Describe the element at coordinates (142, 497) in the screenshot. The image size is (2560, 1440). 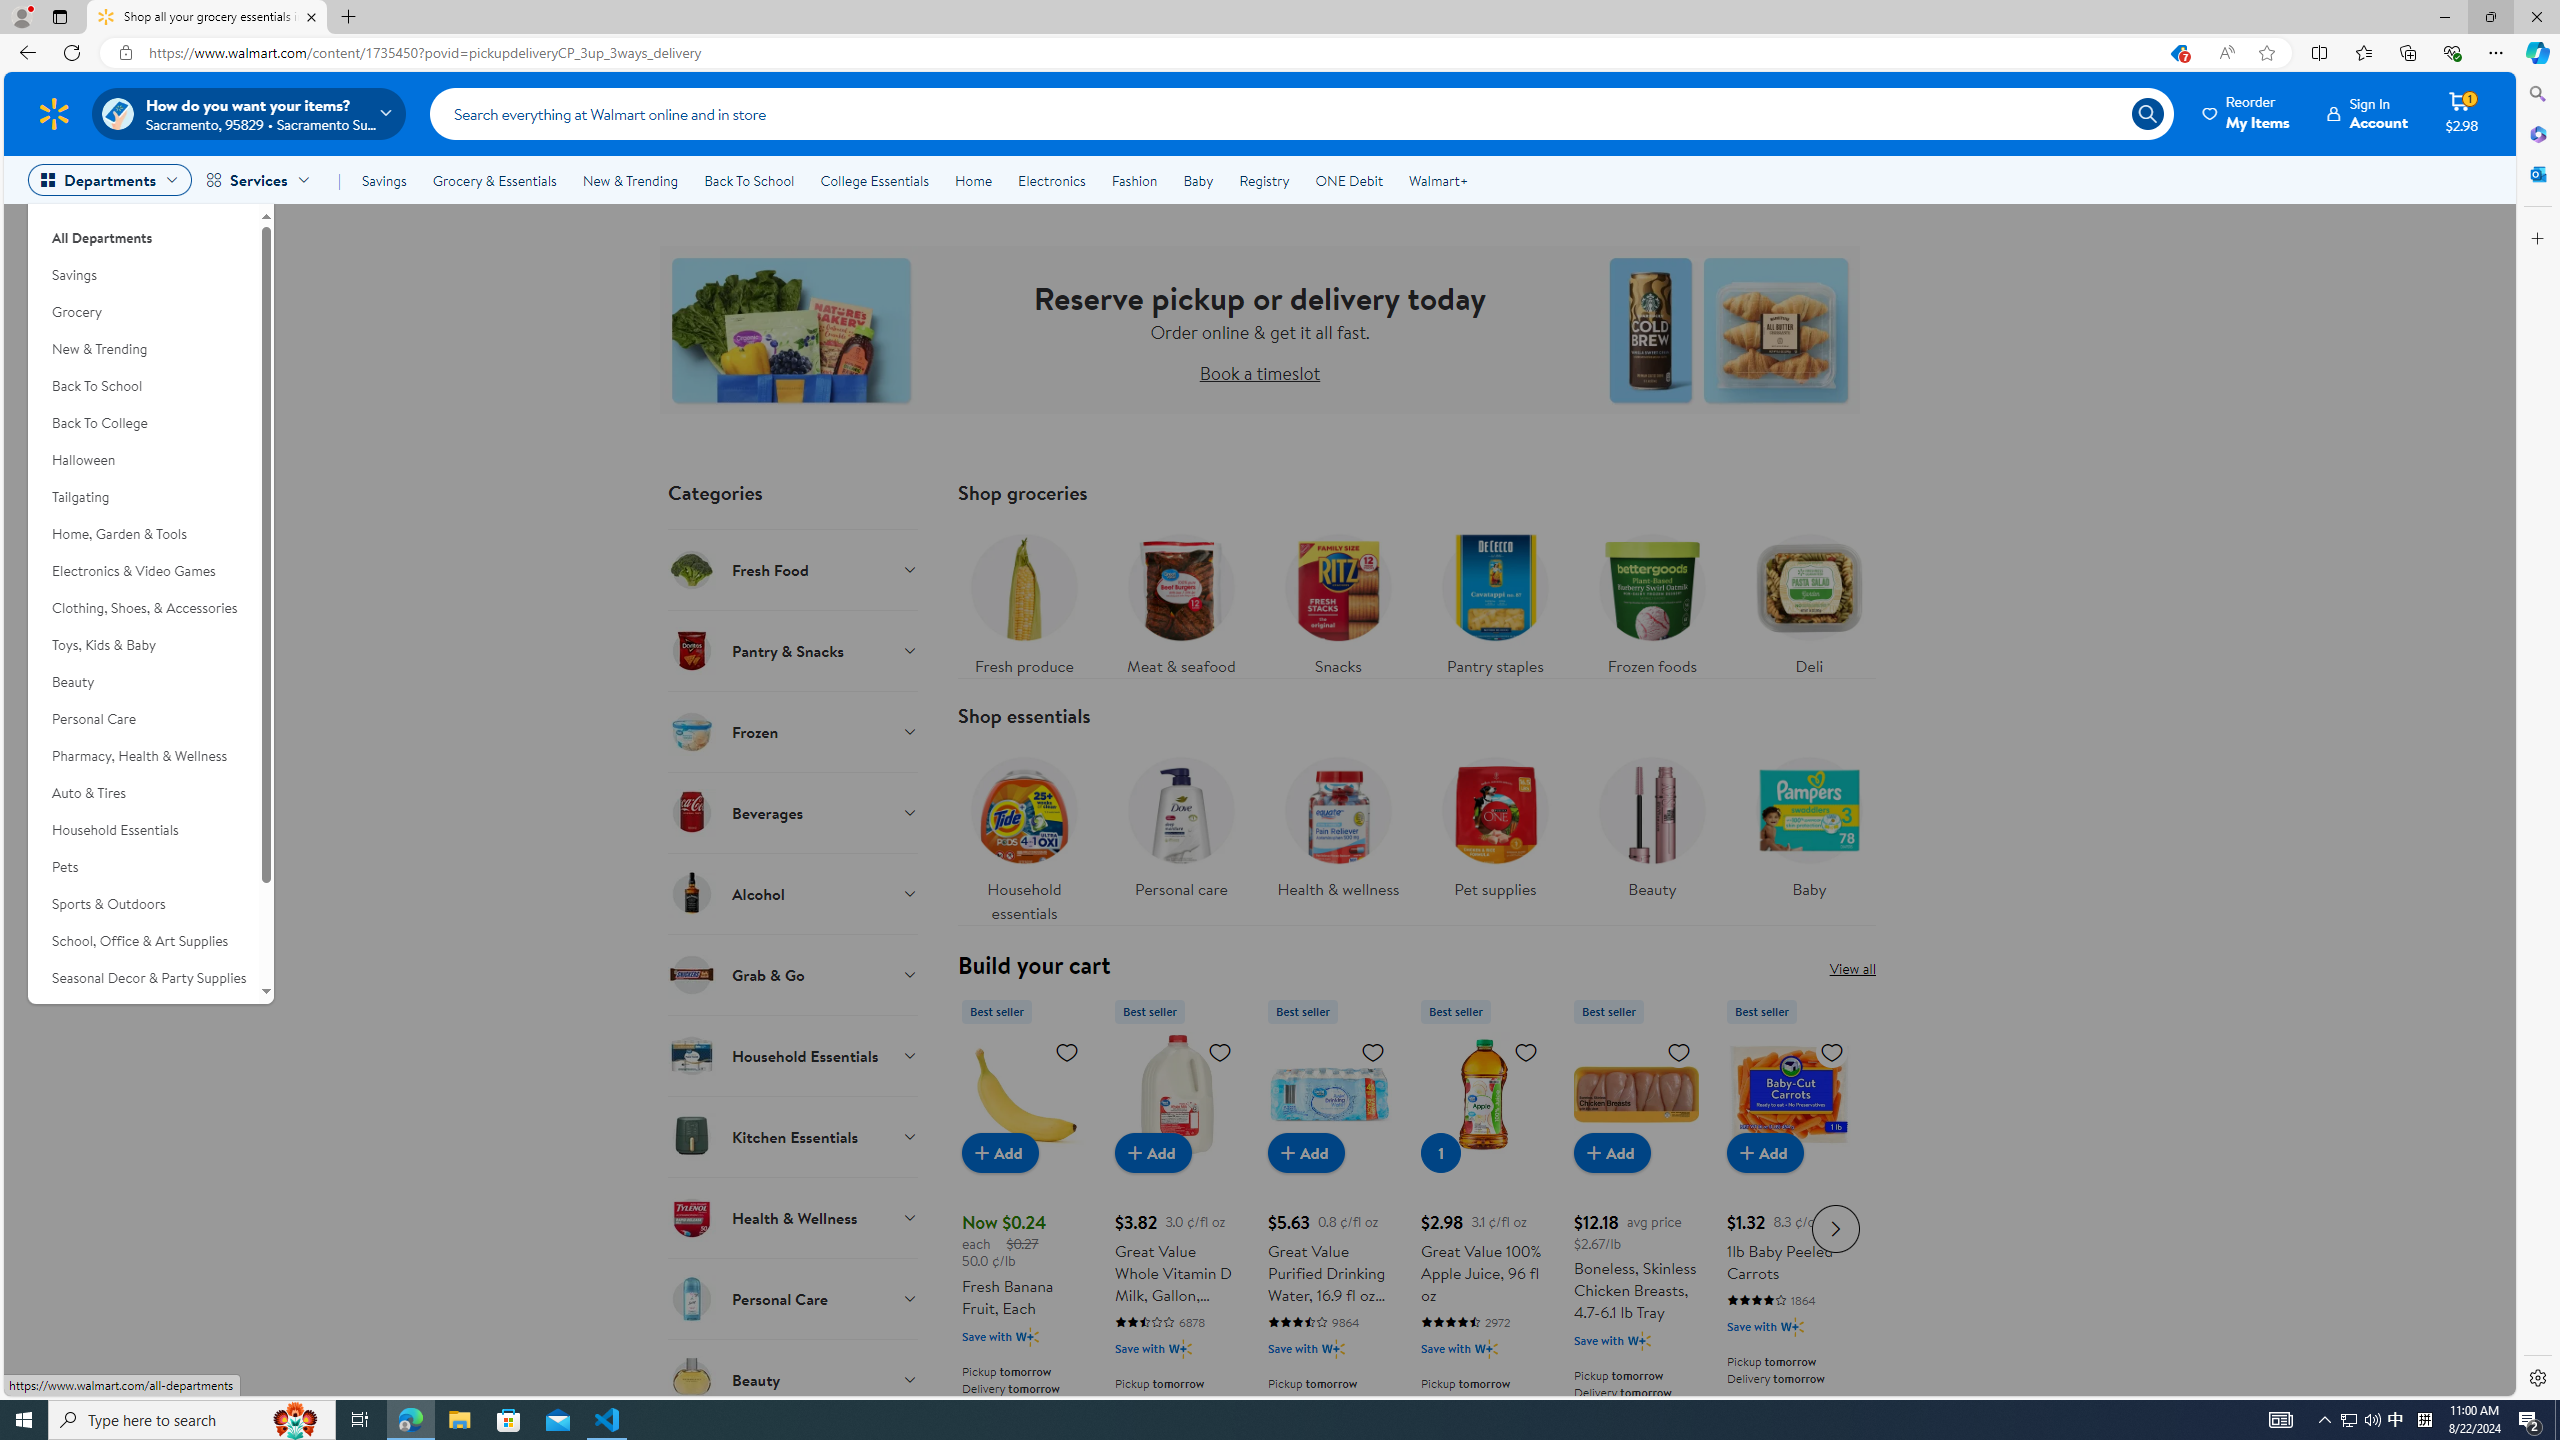
I see `'Tailgating'` at that location.